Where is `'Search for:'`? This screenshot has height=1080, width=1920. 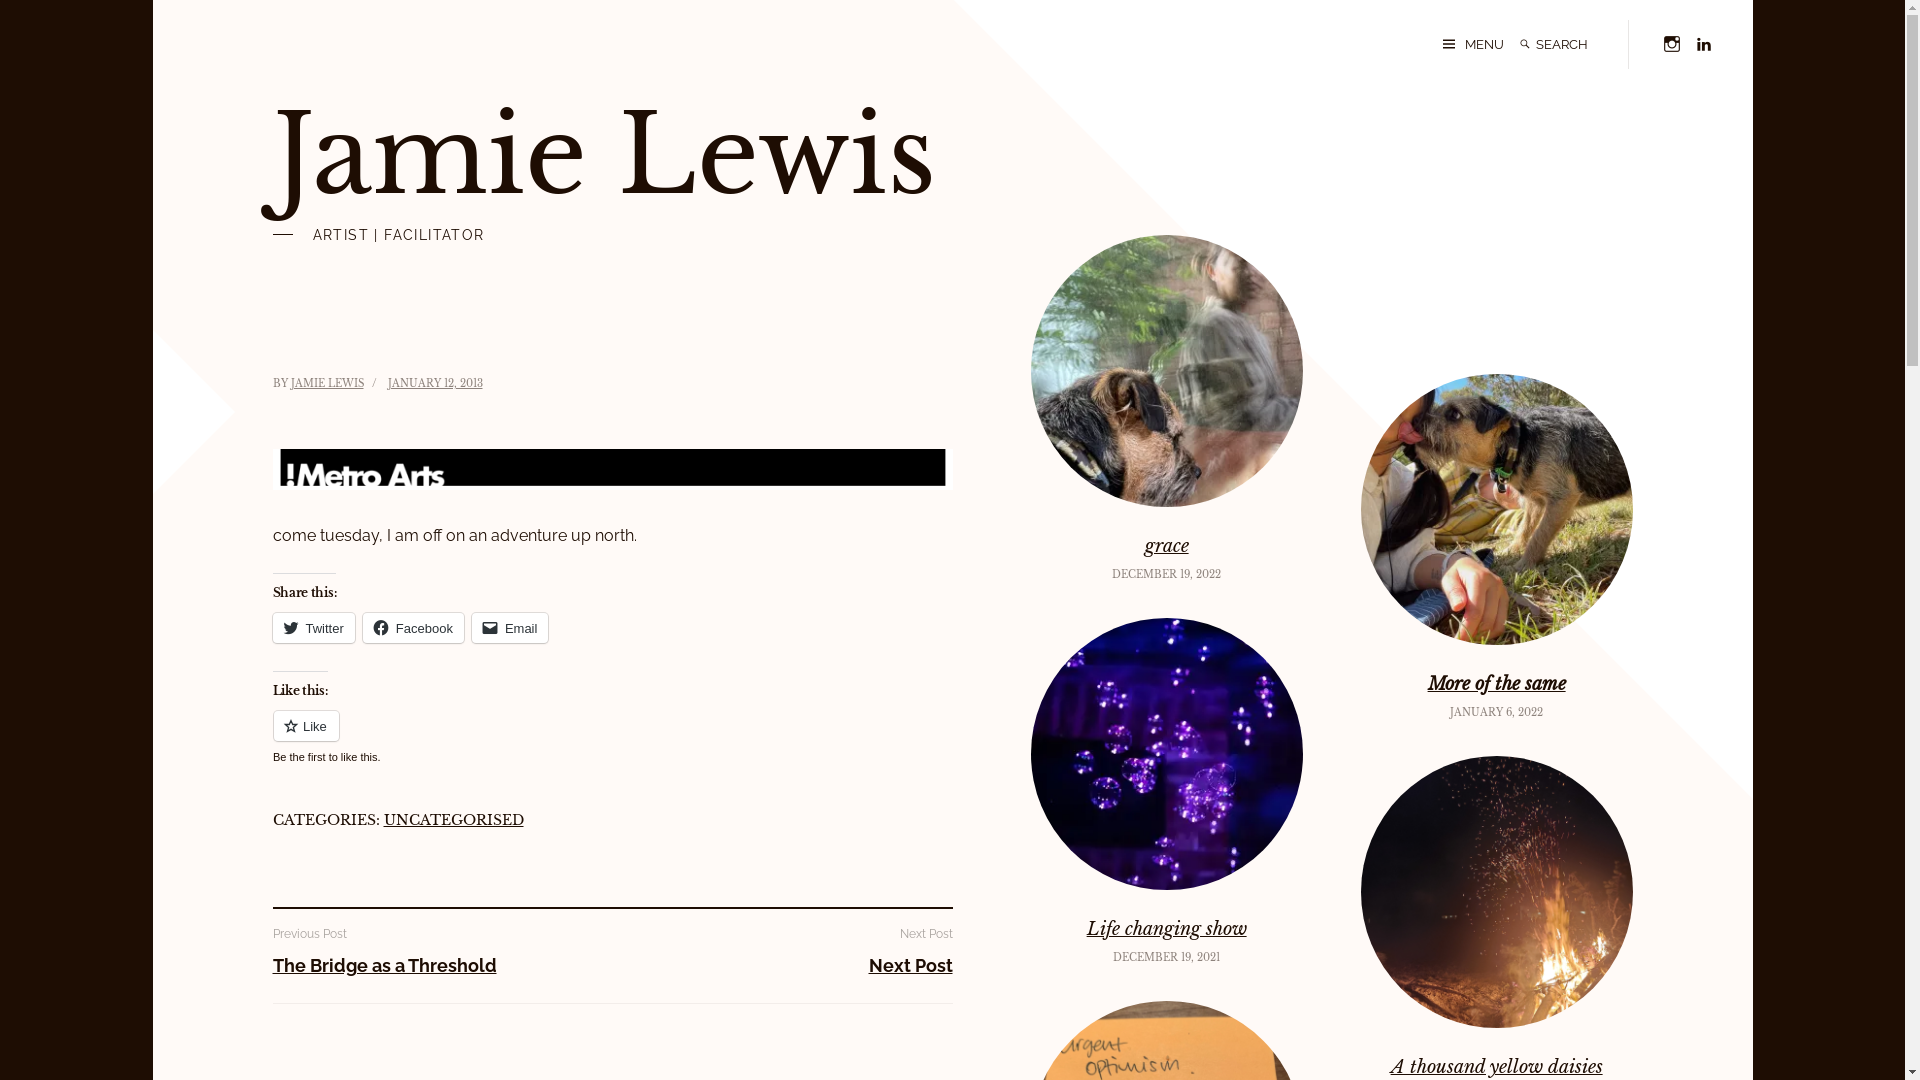 'Search for:' is located at coordinates (1535, 44).